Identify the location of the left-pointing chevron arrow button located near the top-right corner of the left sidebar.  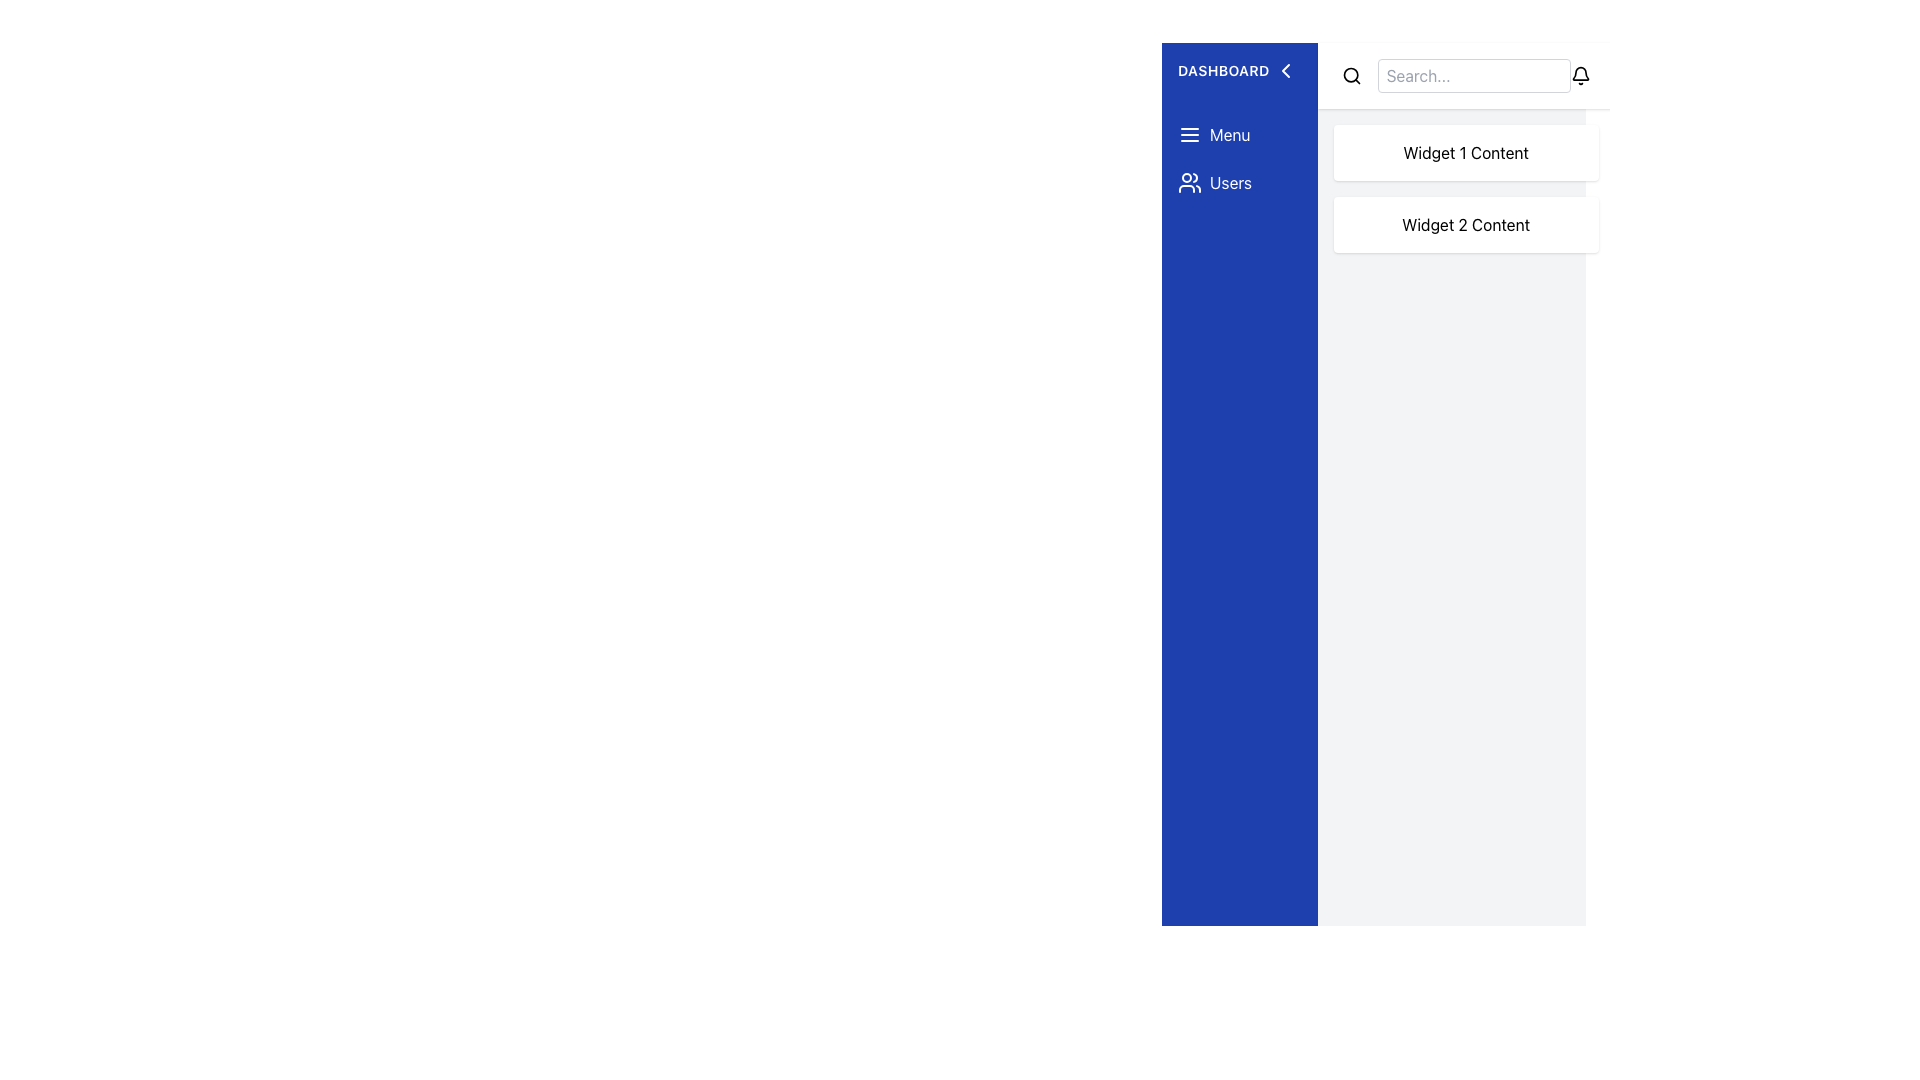
(1285, 69).